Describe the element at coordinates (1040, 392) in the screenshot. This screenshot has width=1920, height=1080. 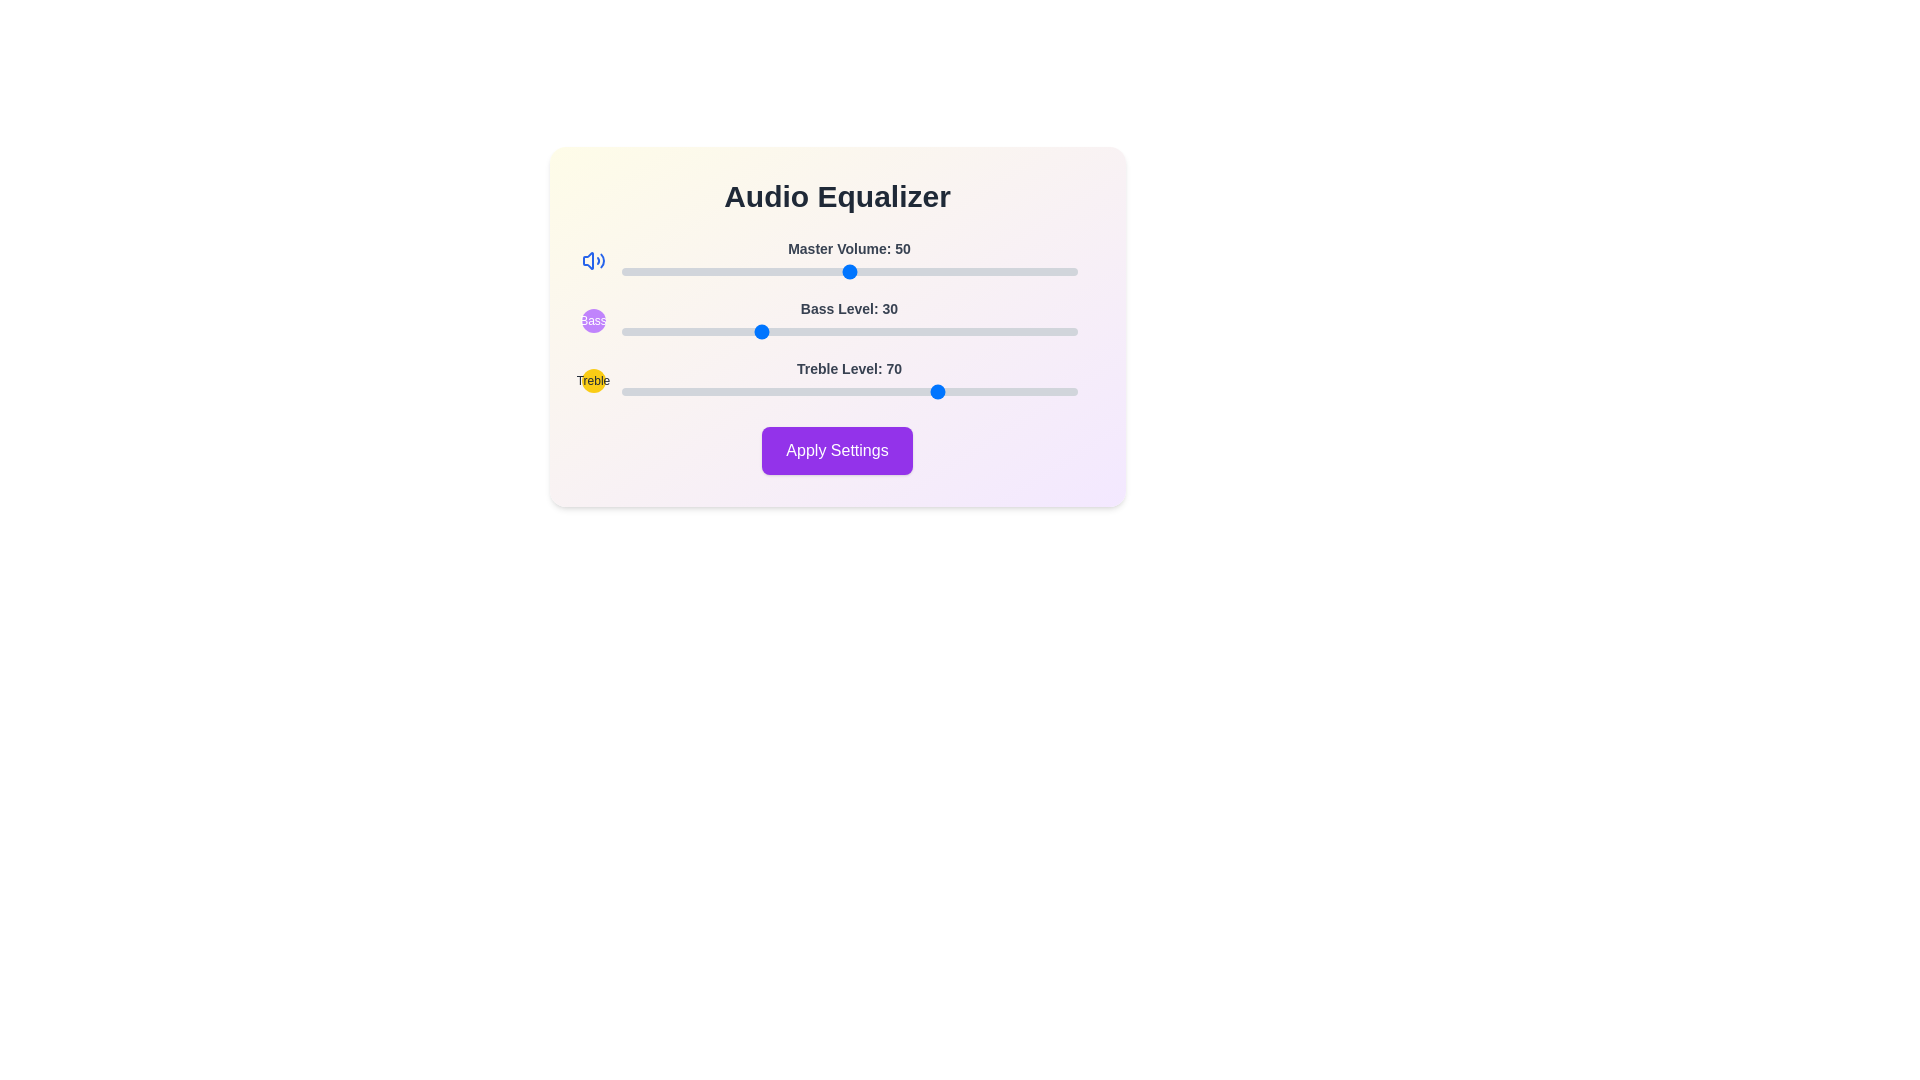
I see `Treble Level` at that location.